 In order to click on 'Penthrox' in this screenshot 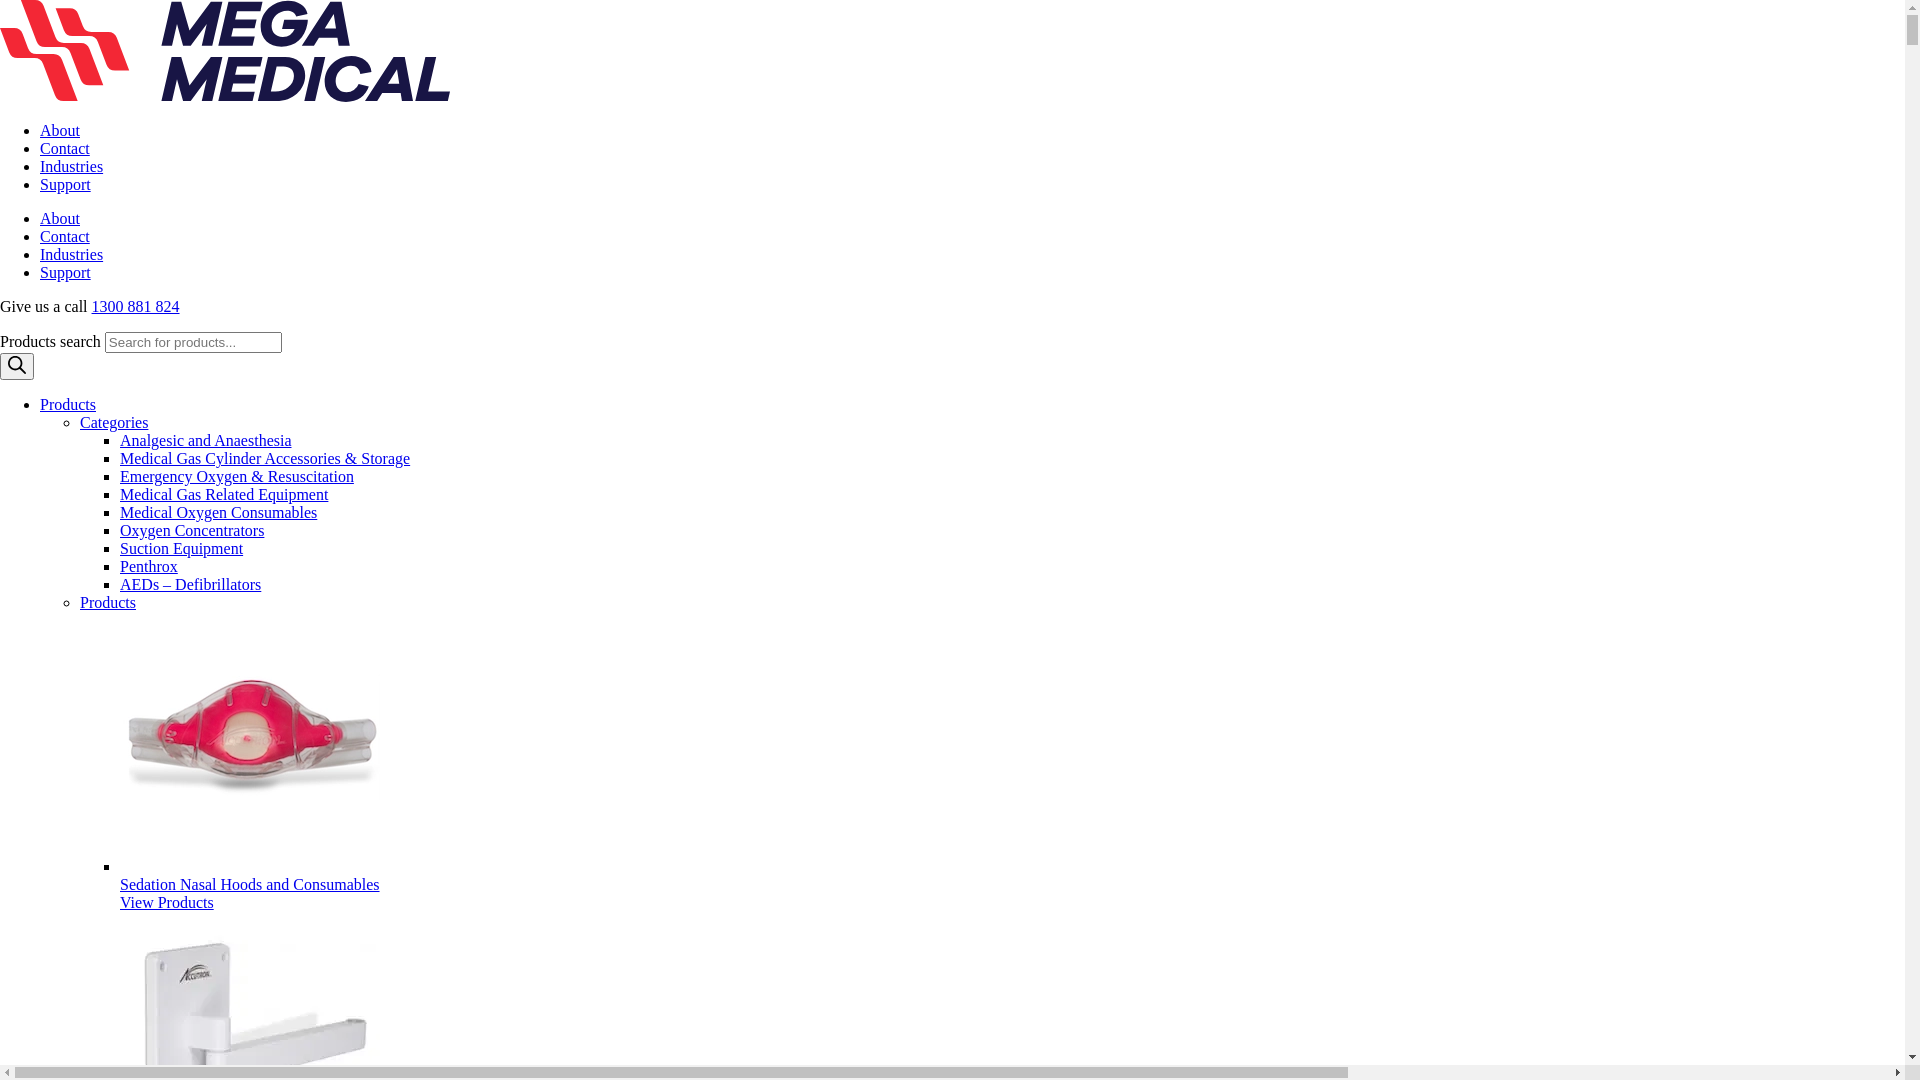, I will do `click(147, 566)`.